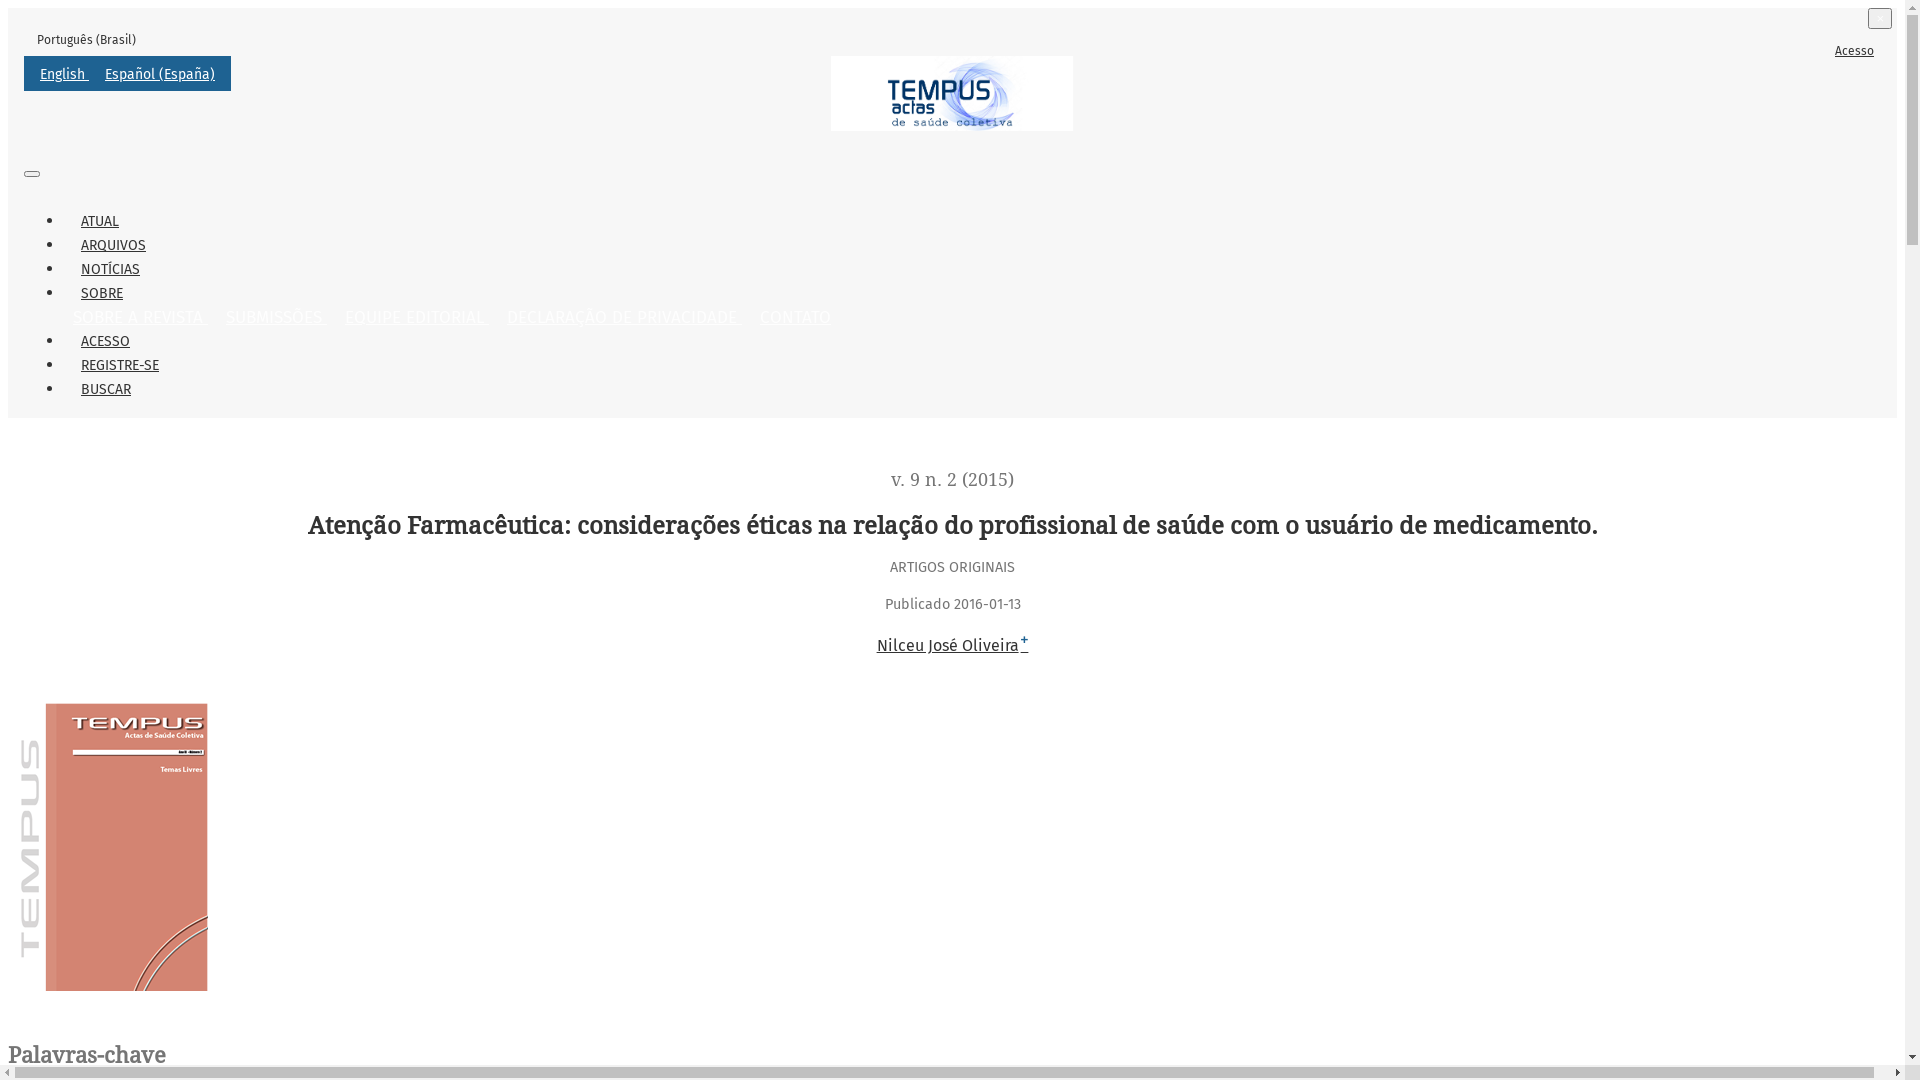  What do you see at coordinates (63, 316) in the screenshot?
I see `'SOBRE A REVISTA'` at bounding box center [63, 316].